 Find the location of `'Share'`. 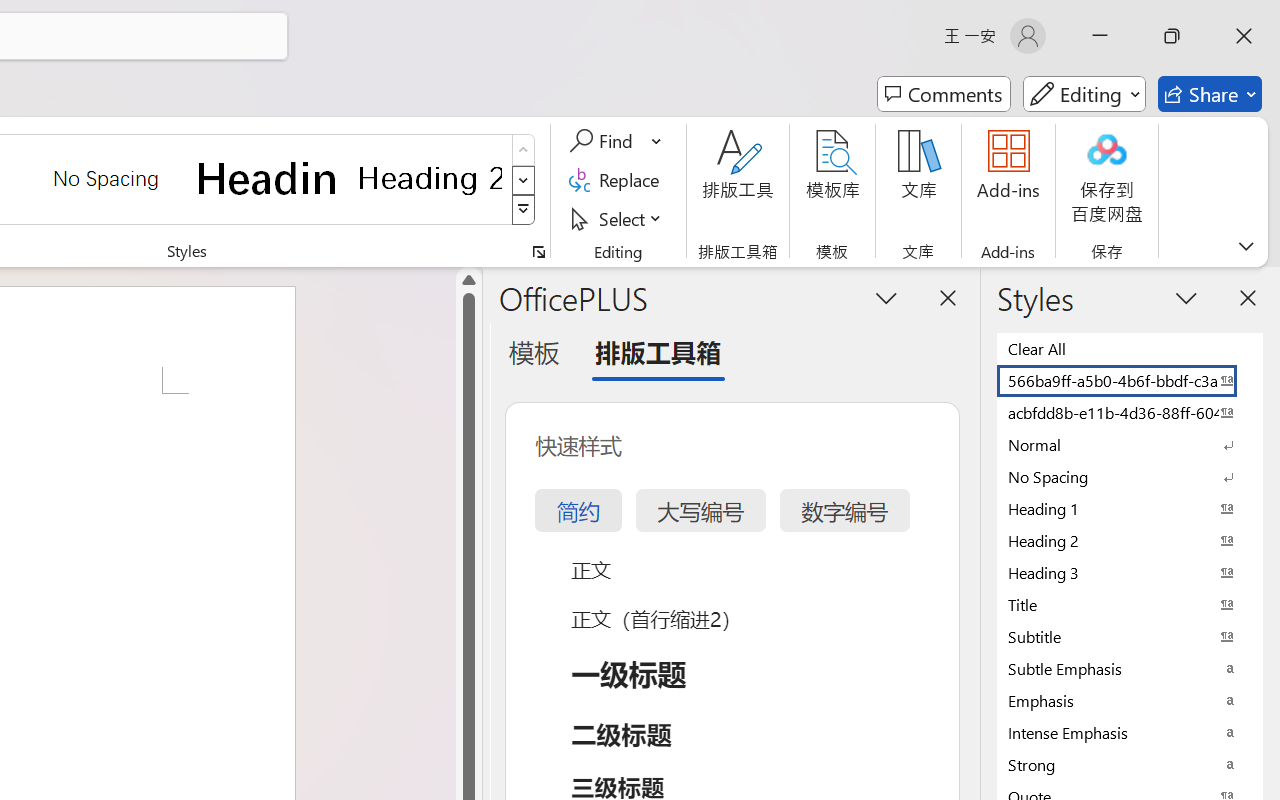

'Share' is located at coordinates (1209, 94).